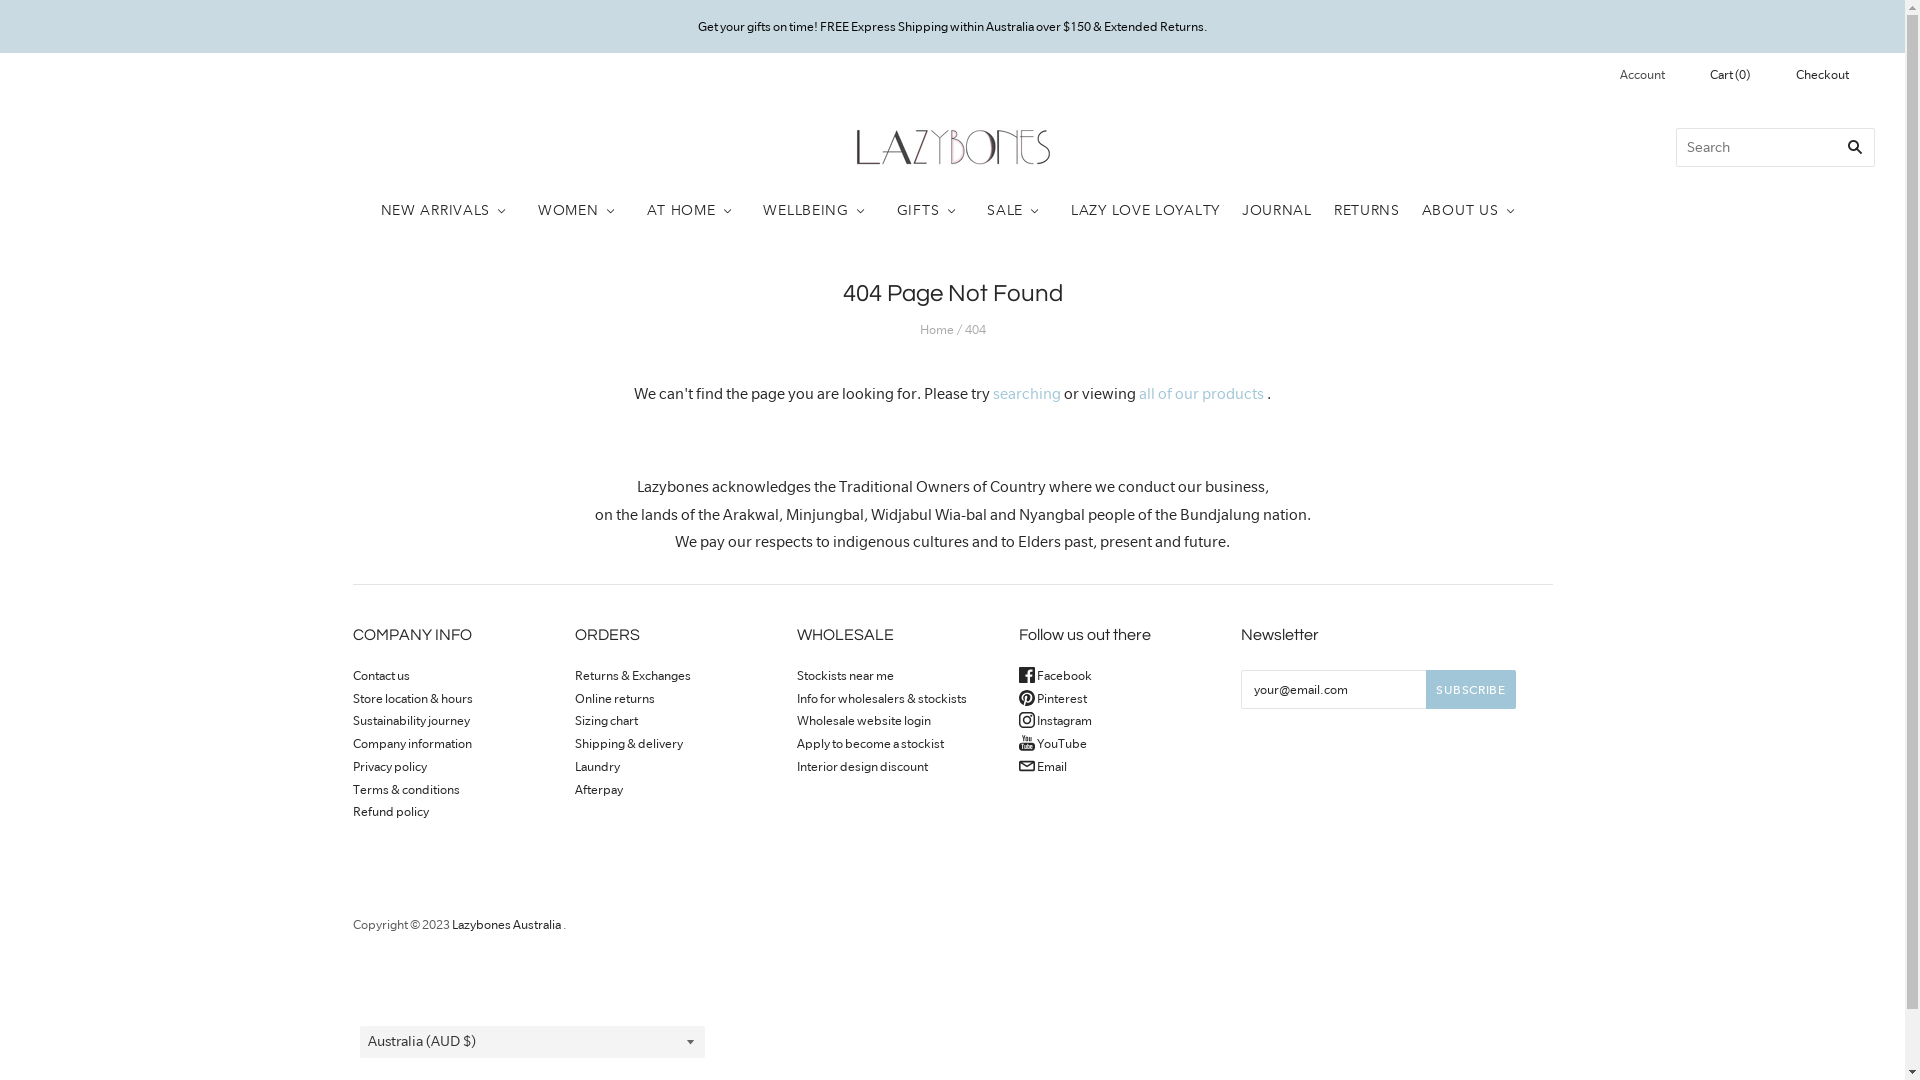 The image size is (1920, 1080). Describe the element at coordinates (1657, 73) in the screenshot. I see `'Account'` at that location.